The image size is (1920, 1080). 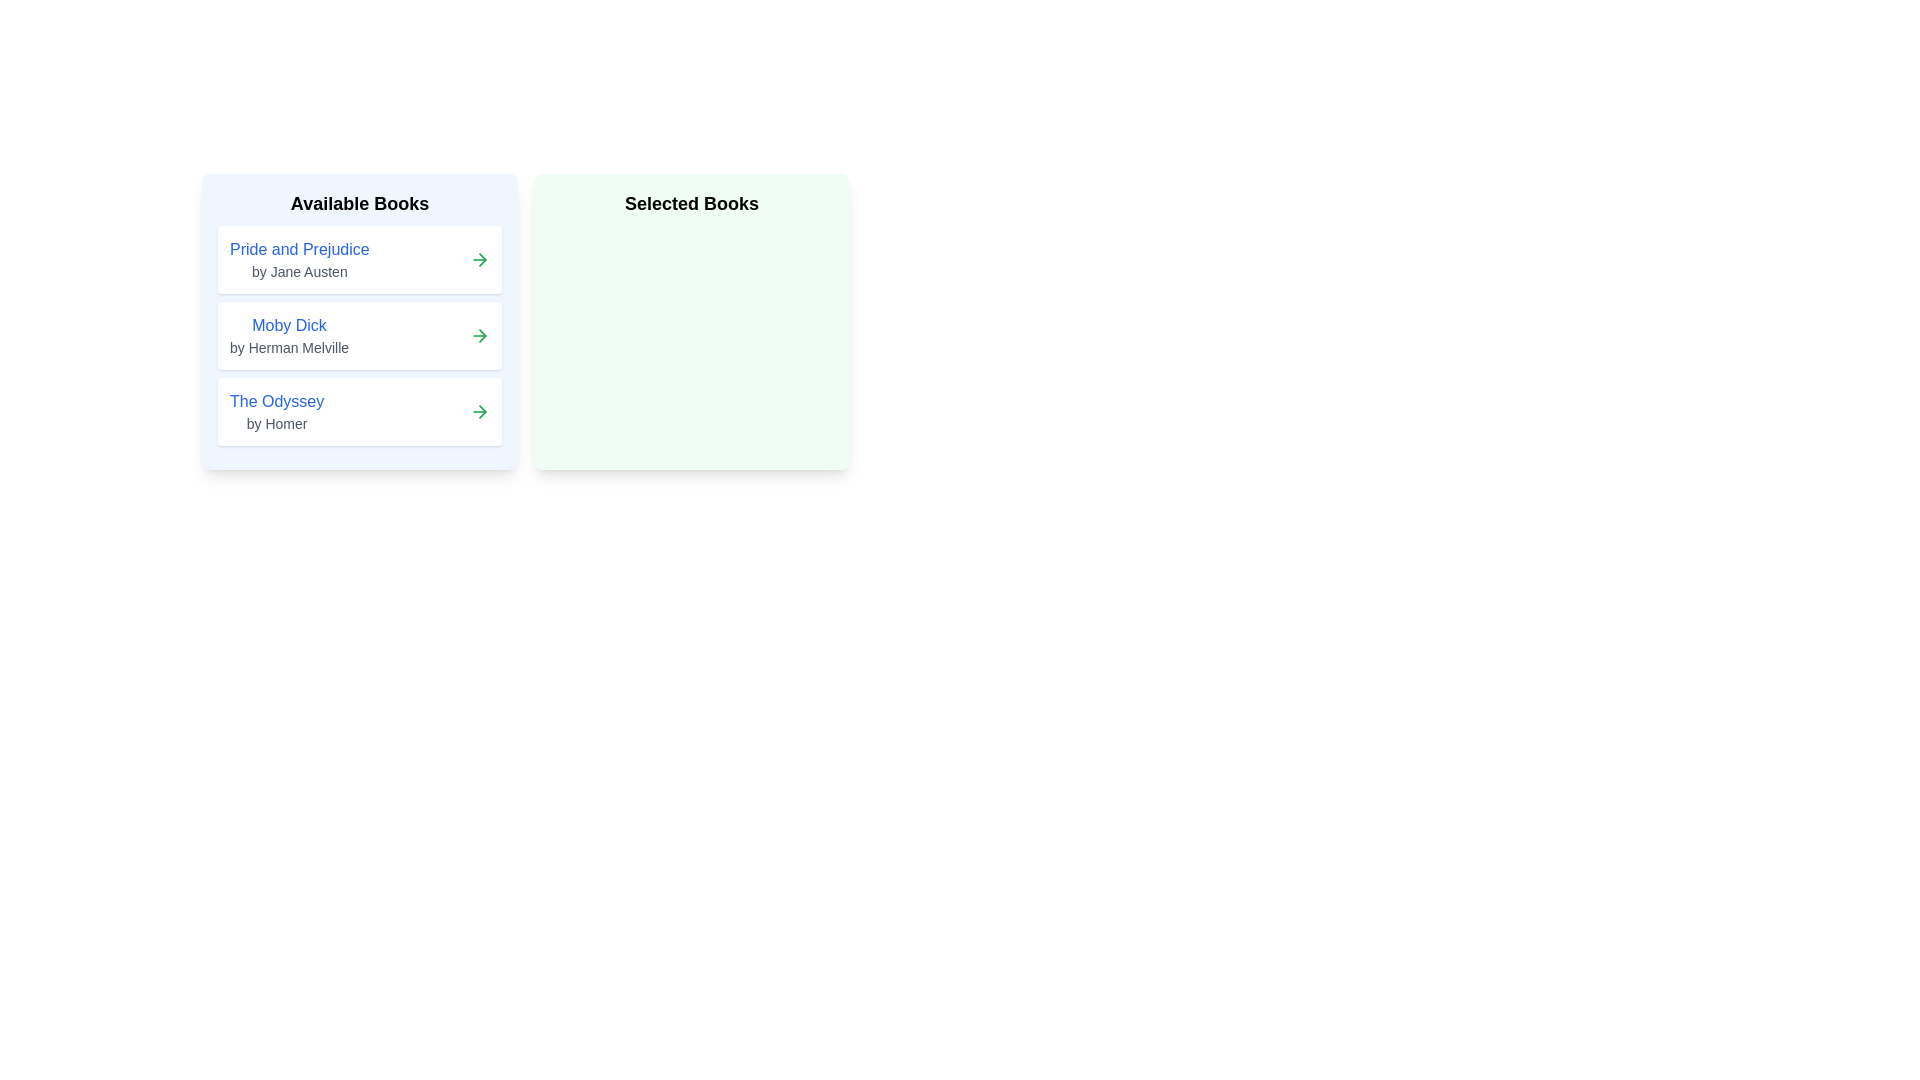 What do you see at coordinates (482, 334) in the screenshot?
I see `the arrow icon next to the 'Moby Dick by Herman Melville' entry in the 'Available Books' section` at bounding box center [482, 334].